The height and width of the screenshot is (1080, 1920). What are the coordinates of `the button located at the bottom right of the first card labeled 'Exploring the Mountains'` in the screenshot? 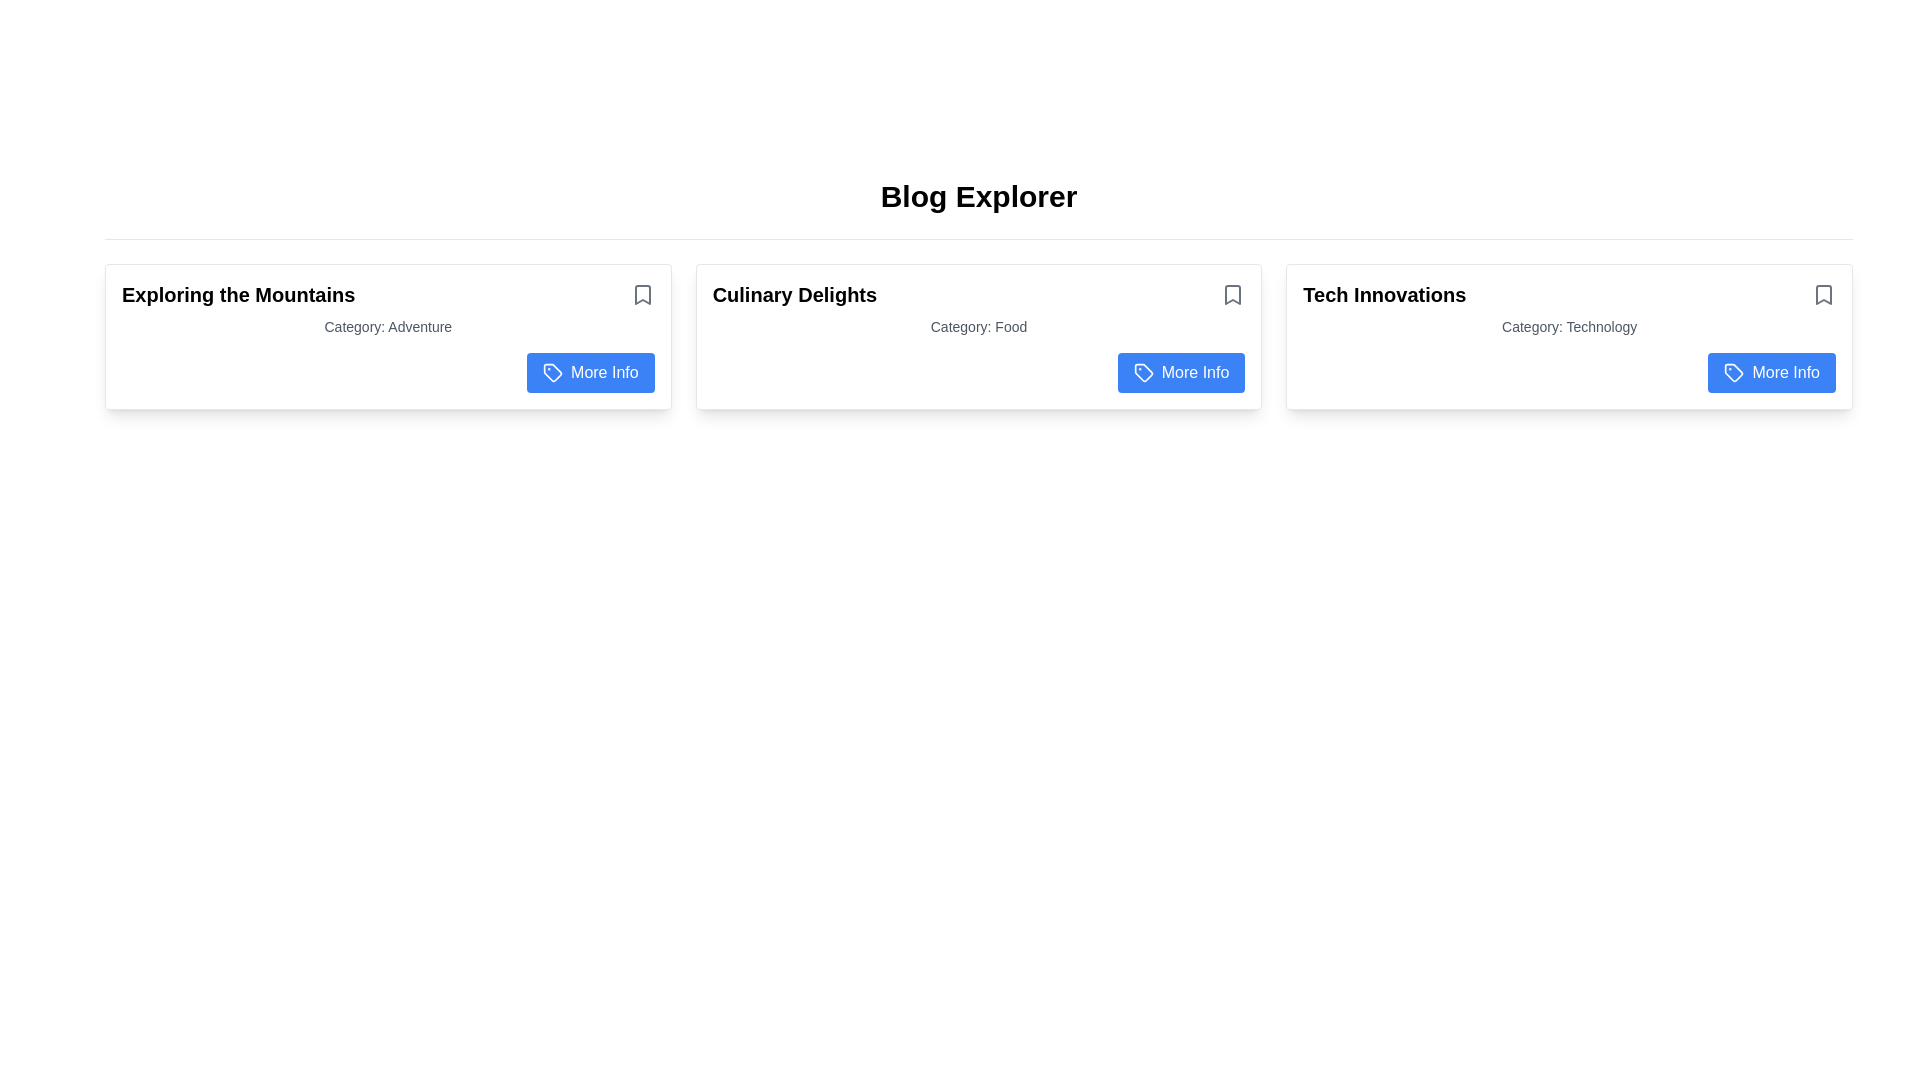 It's located at (589, 373).